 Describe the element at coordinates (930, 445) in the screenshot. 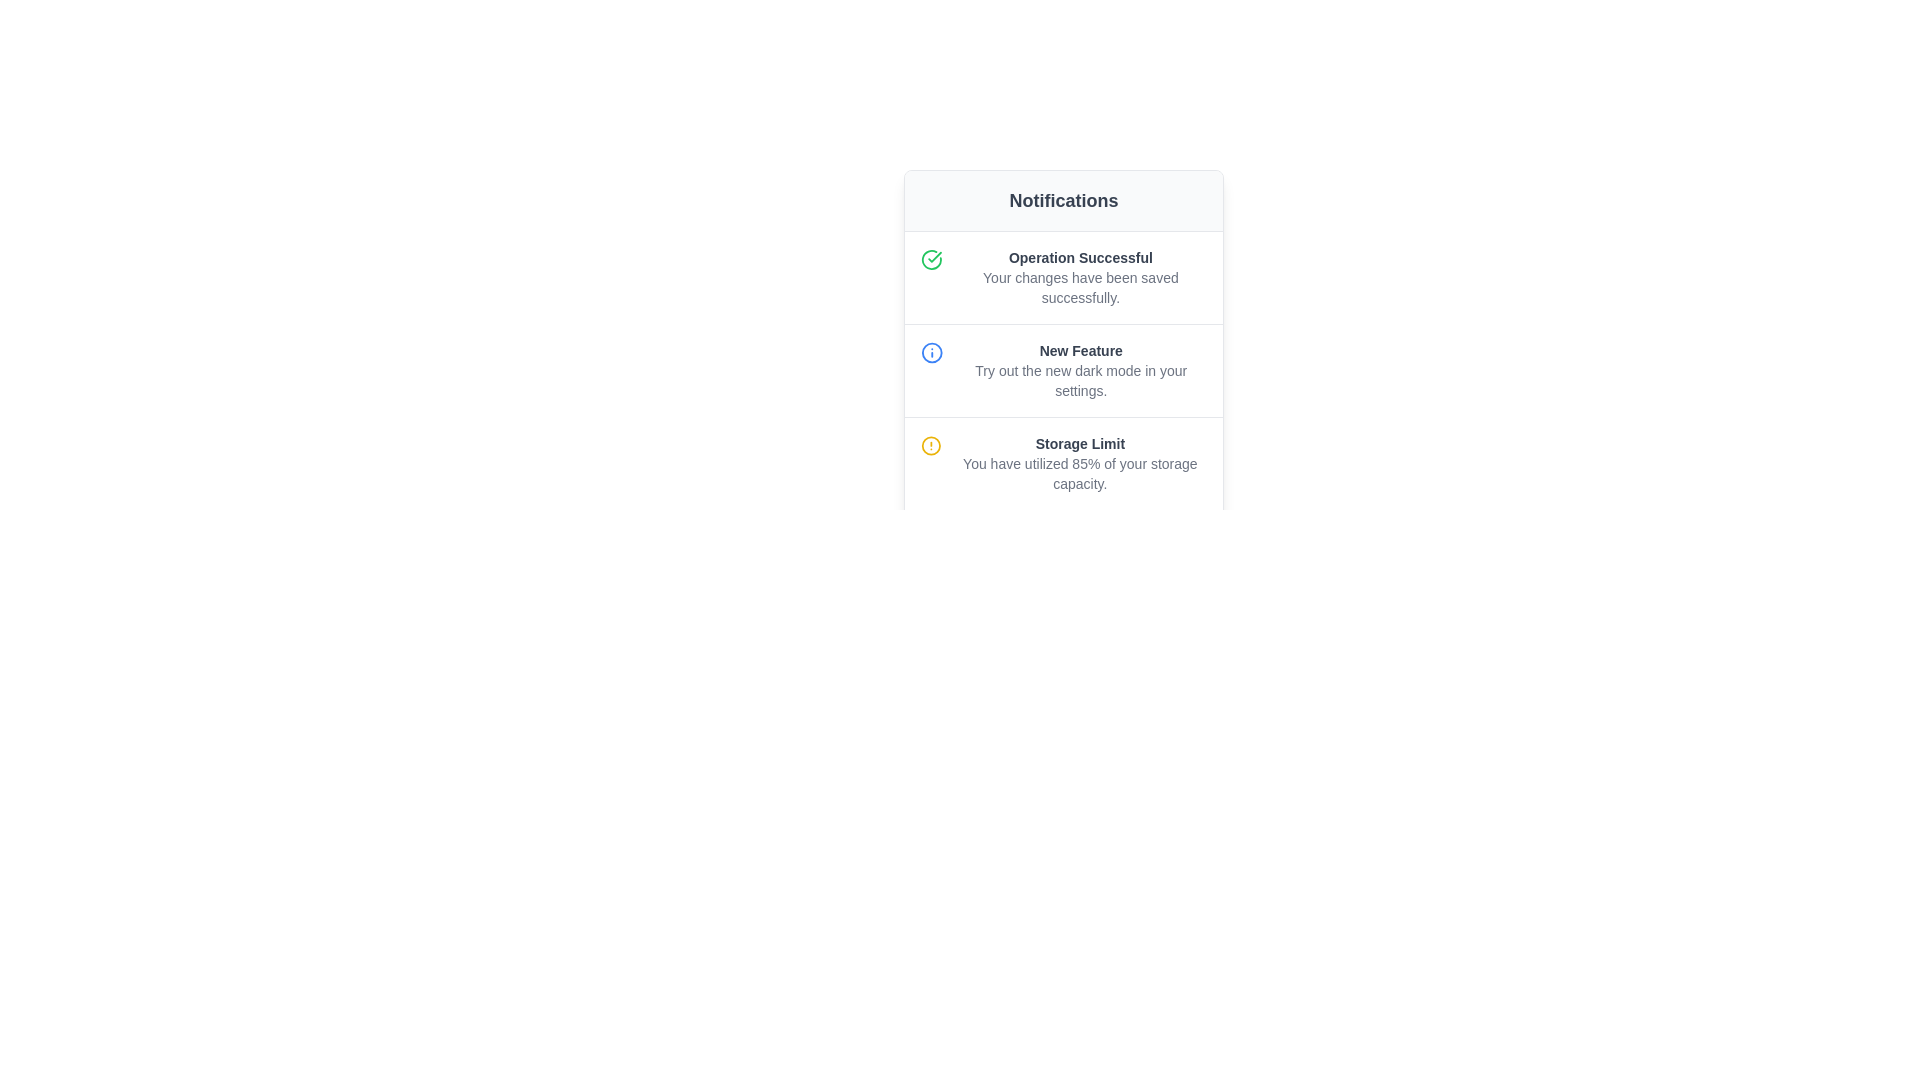

I see `the yellow circular alert icon with an exclamation mark located in the third notification row, to the left of the text 'Storage Limit'` at that location.